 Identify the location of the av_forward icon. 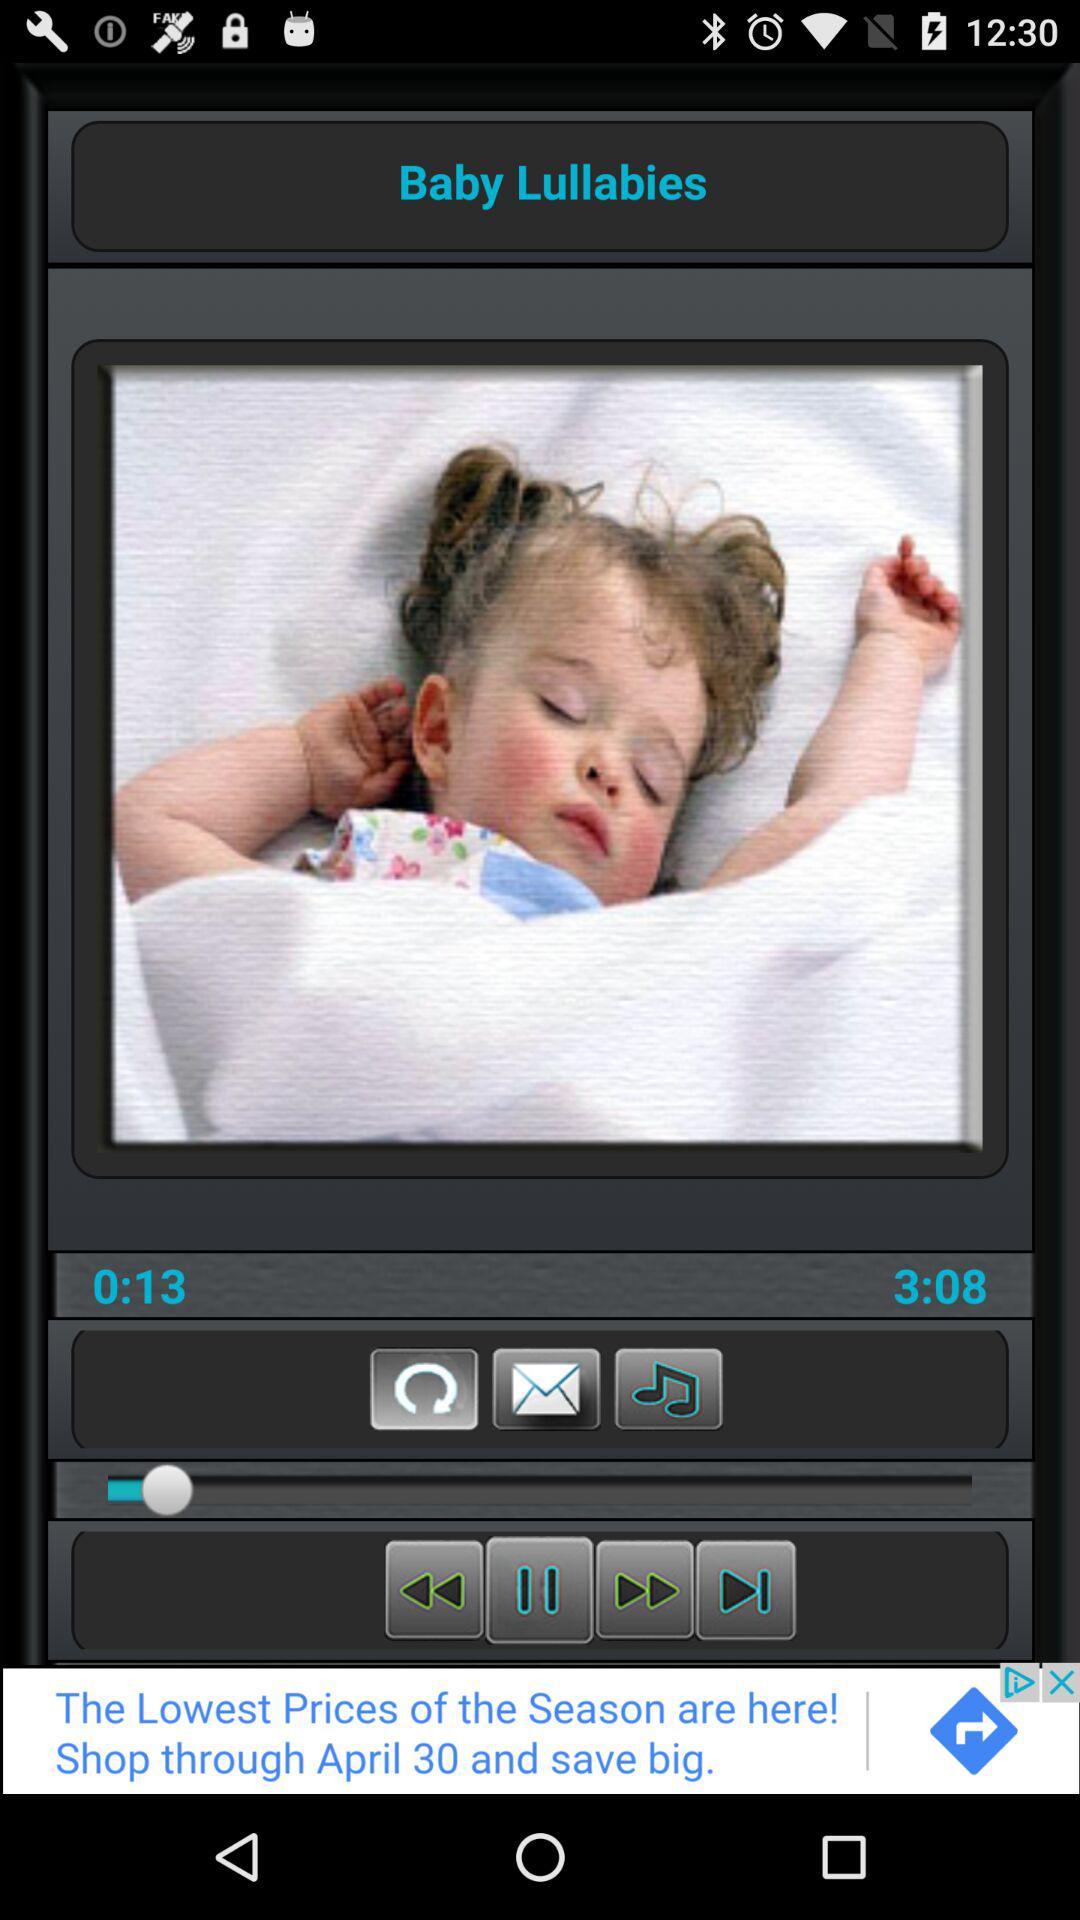
(644, 1701).